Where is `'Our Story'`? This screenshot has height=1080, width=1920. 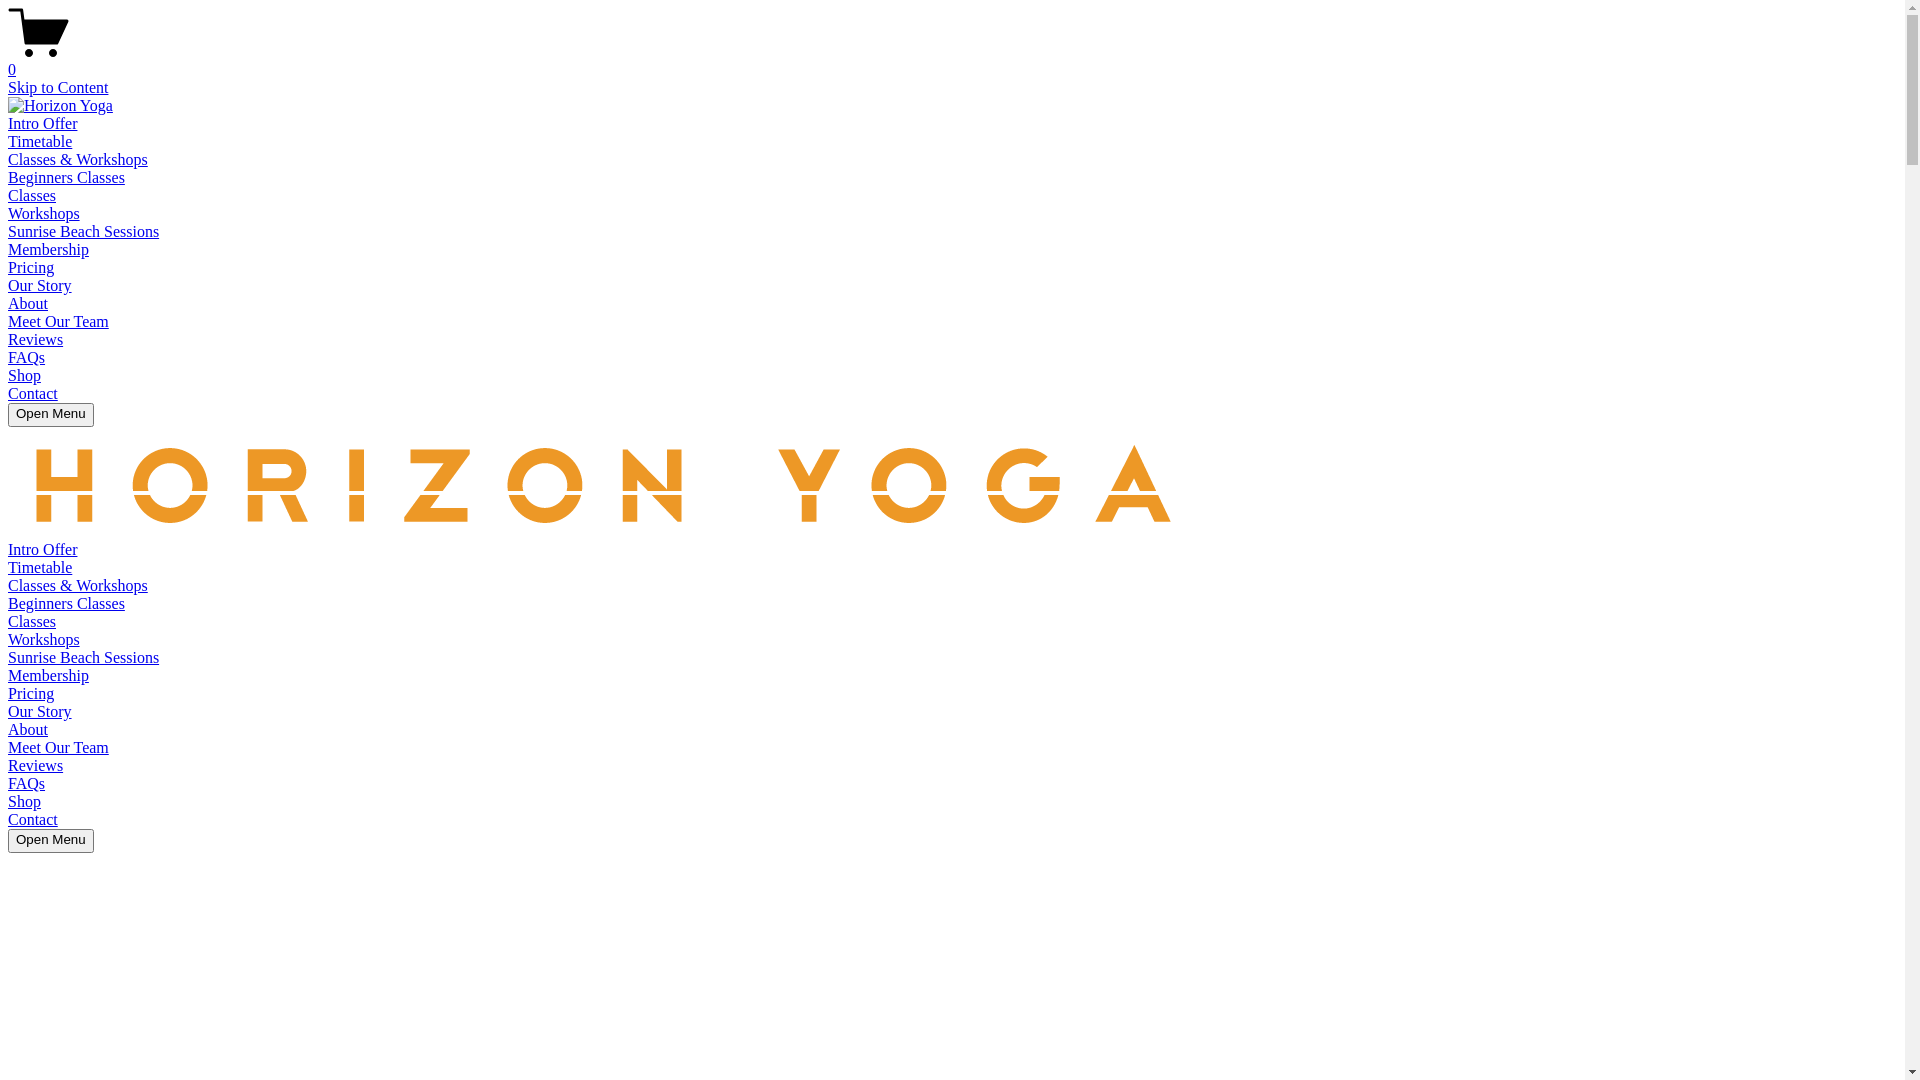
'Our Story' is located at coordinates (39, 710).